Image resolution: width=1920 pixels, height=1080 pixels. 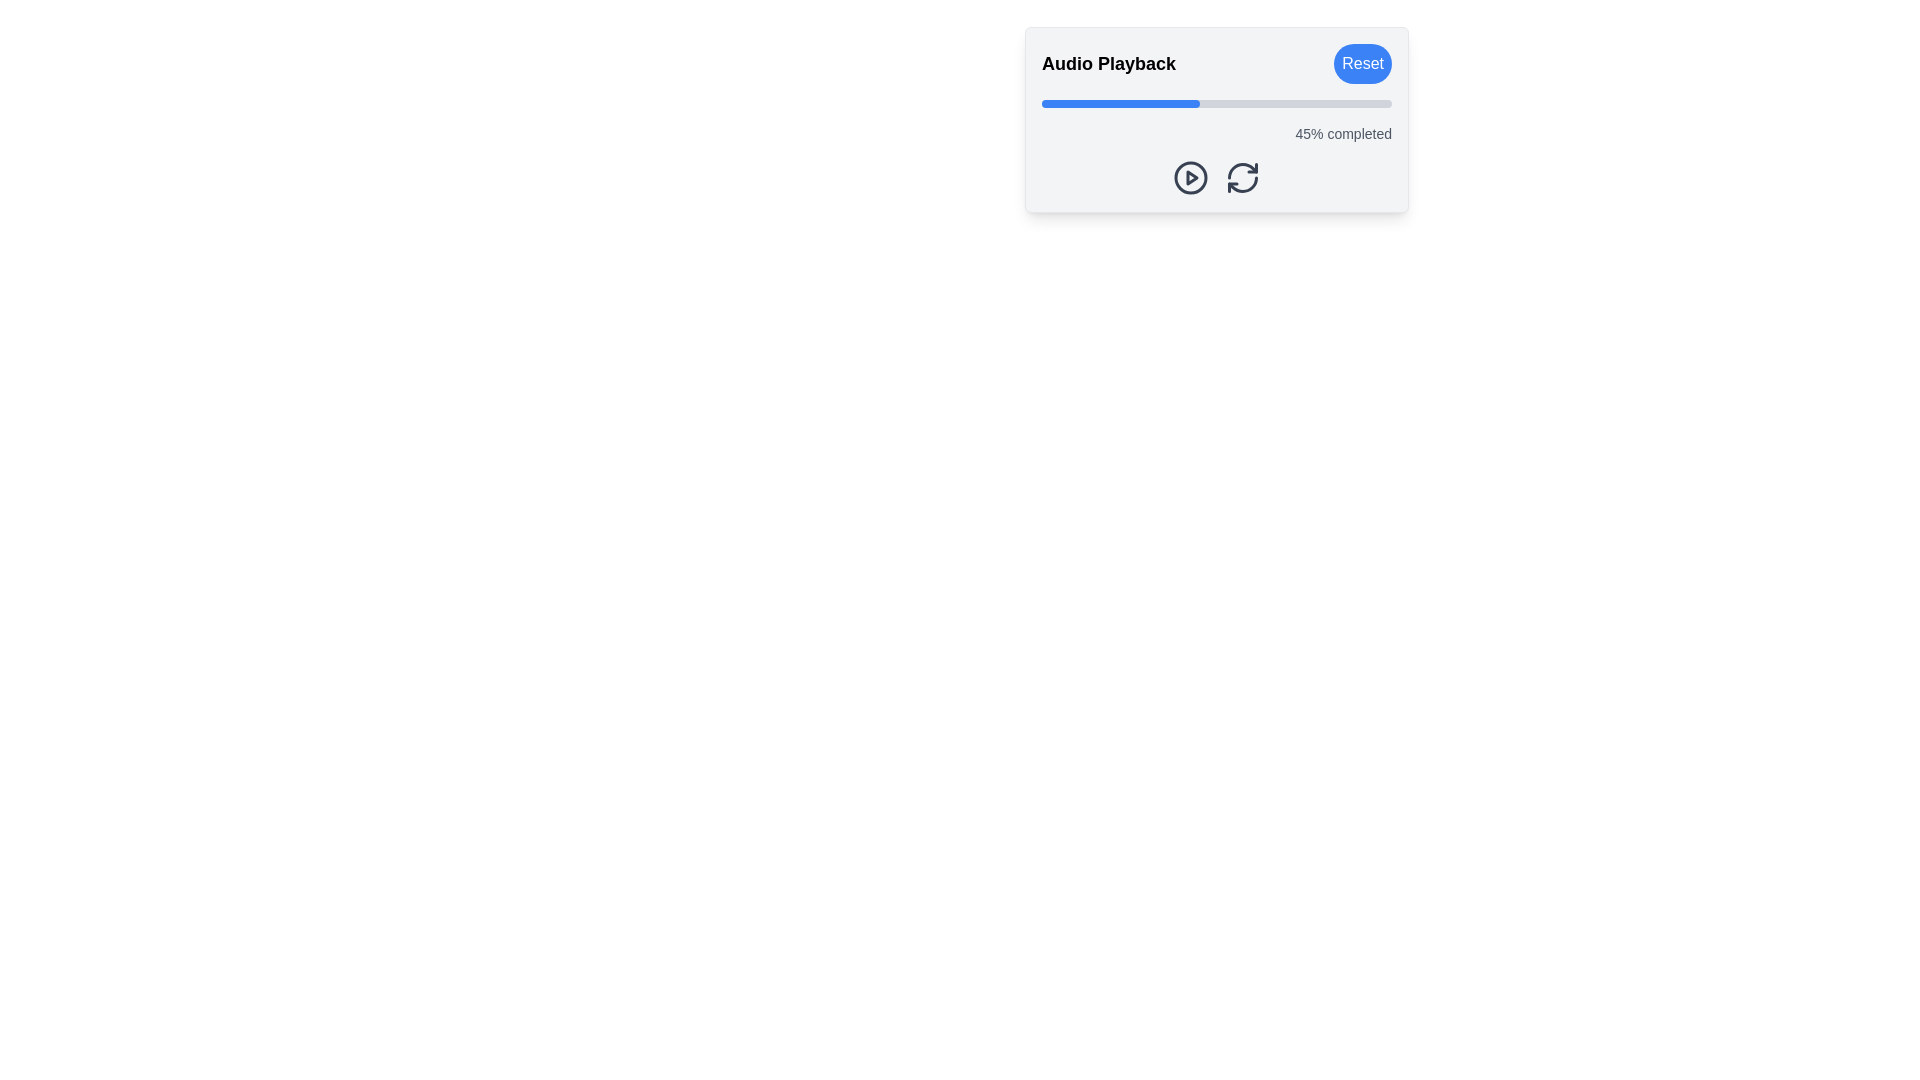 What do you see at coordinates (1143, 104) in the screenshot?
I see `progress` at bounding box center [1143, 104].